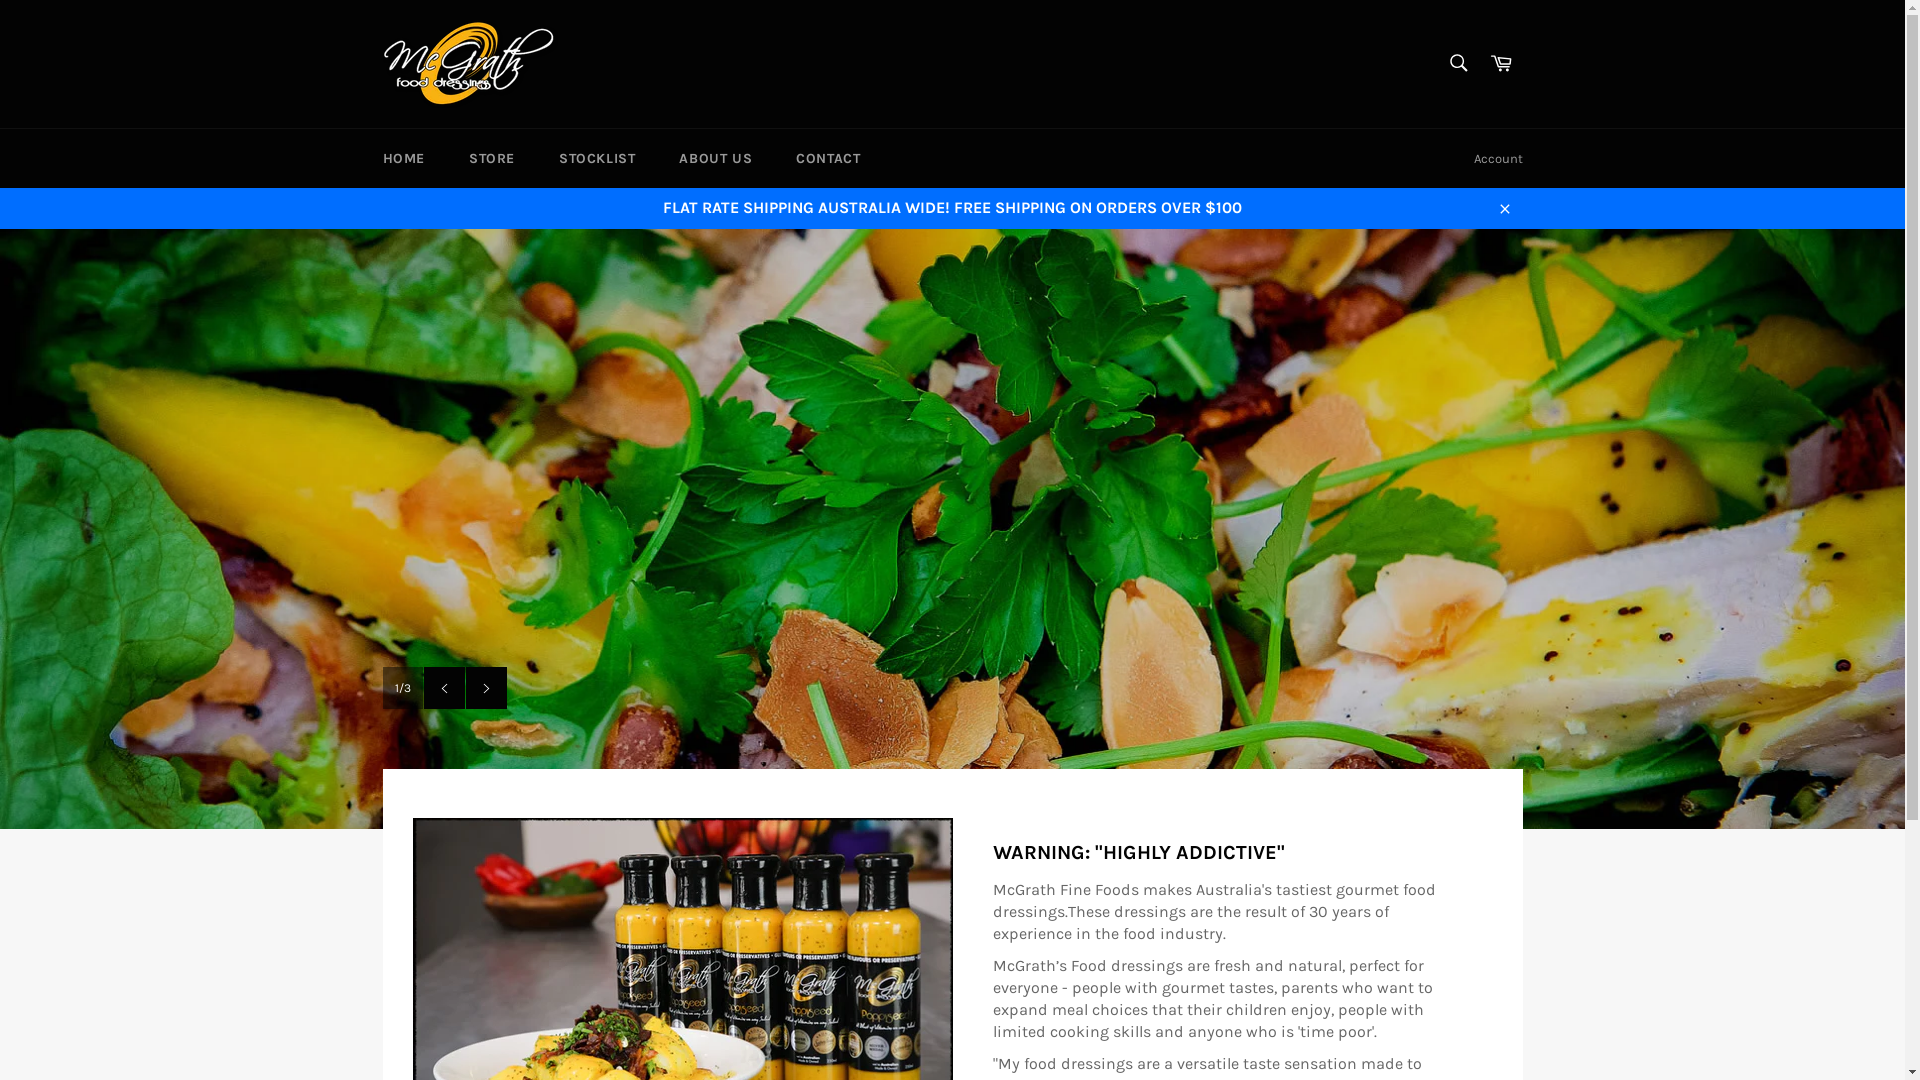  I want to click on 'ABOUT US', so click(715, 157).